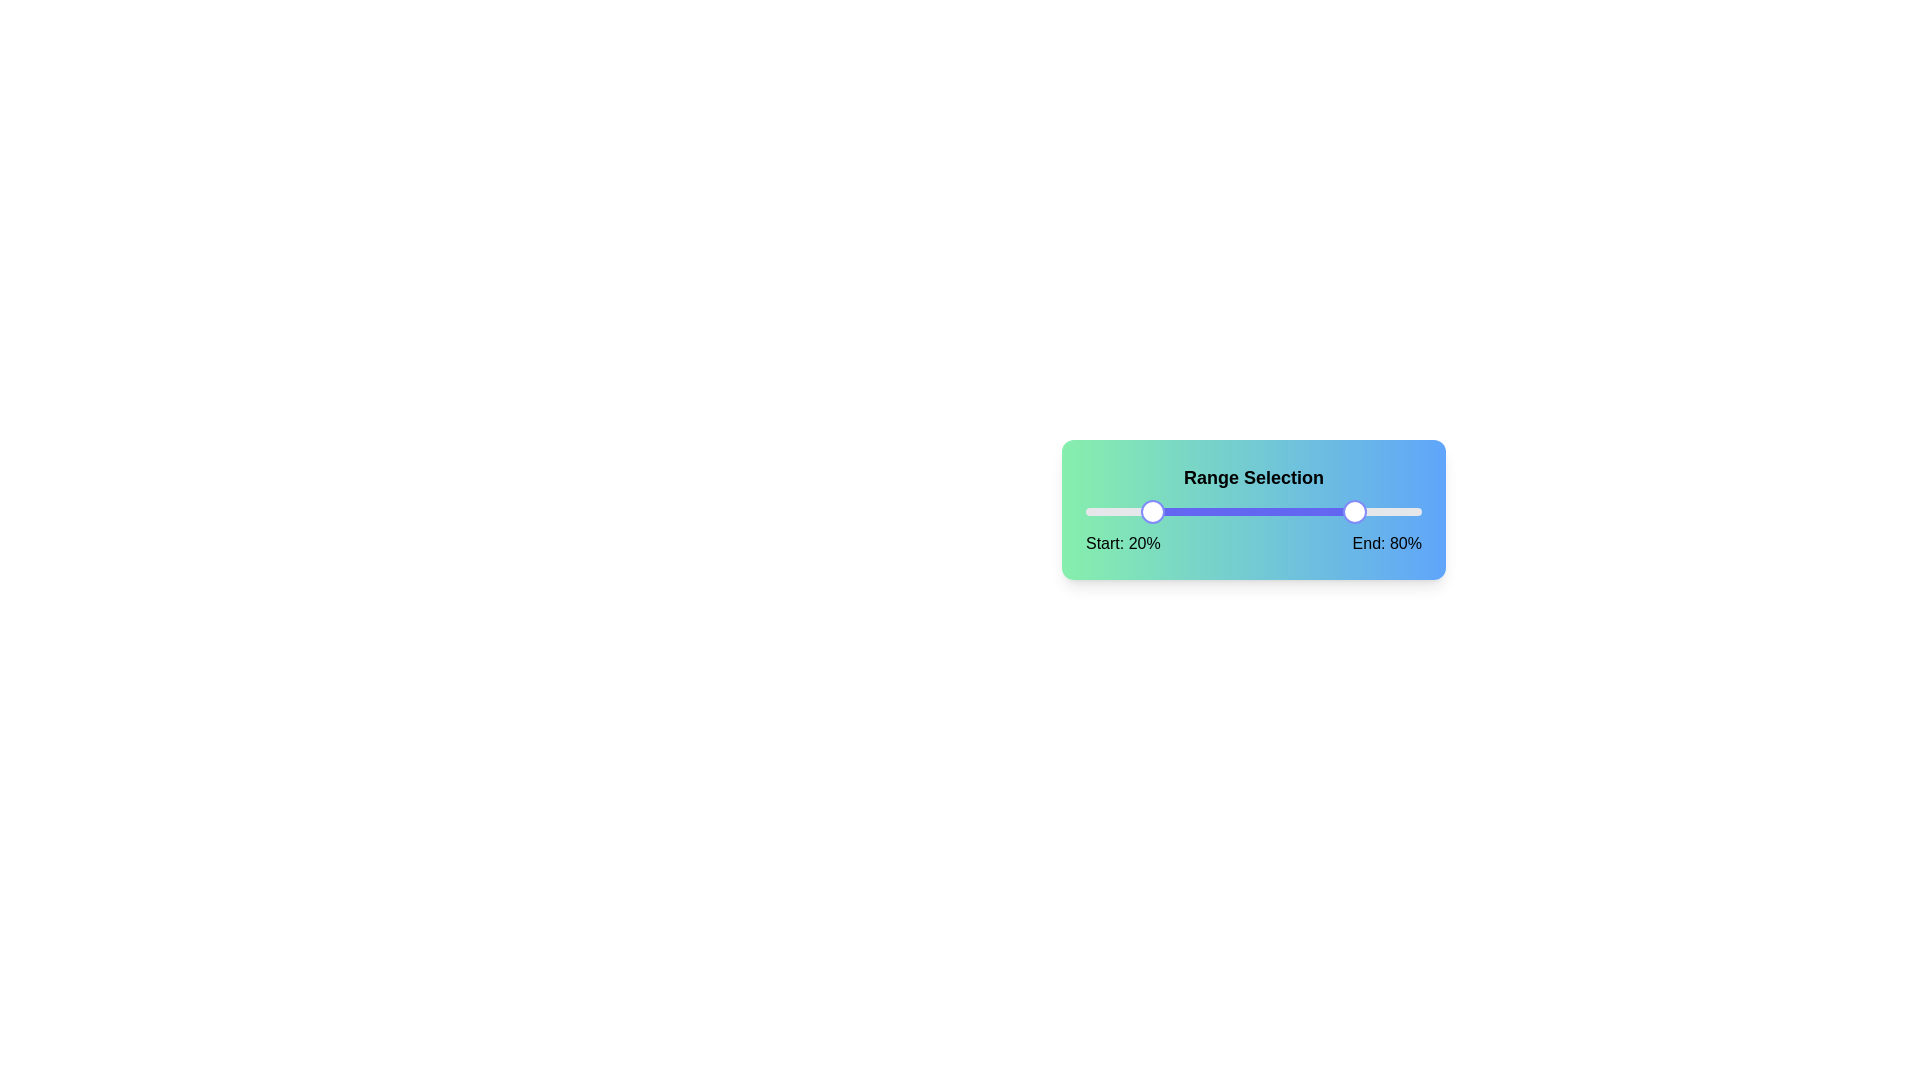  Describe the element at coordinates (1286, 511) in the screenshot. I see `the end value of the range slider` at that location.